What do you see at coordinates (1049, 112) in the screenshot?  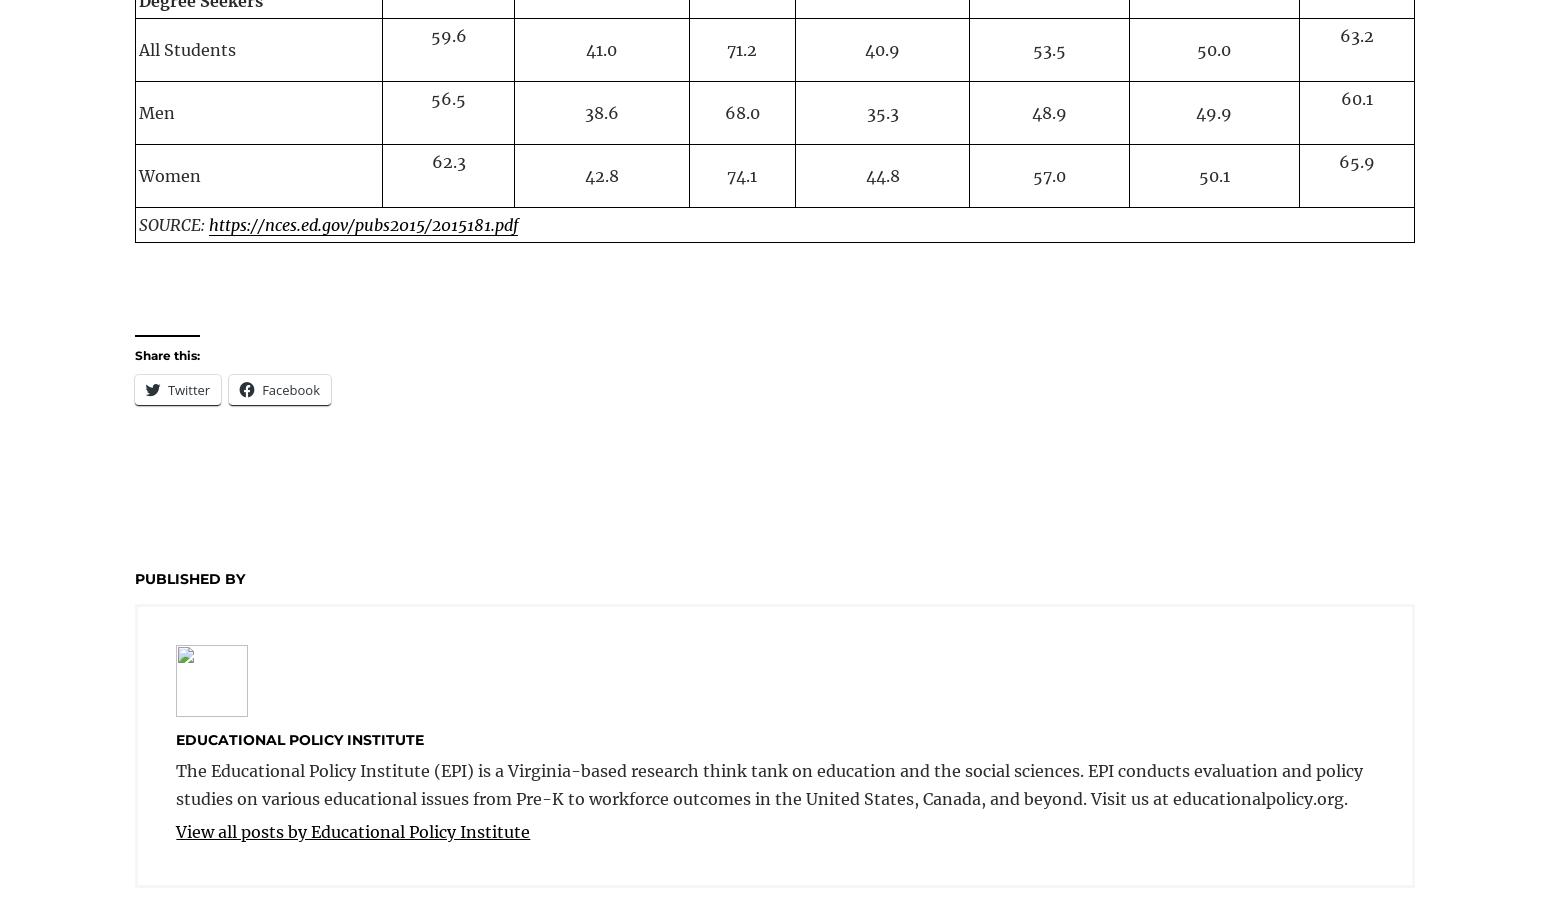 I see `'48.9'` at bounding box center [1049, 112].